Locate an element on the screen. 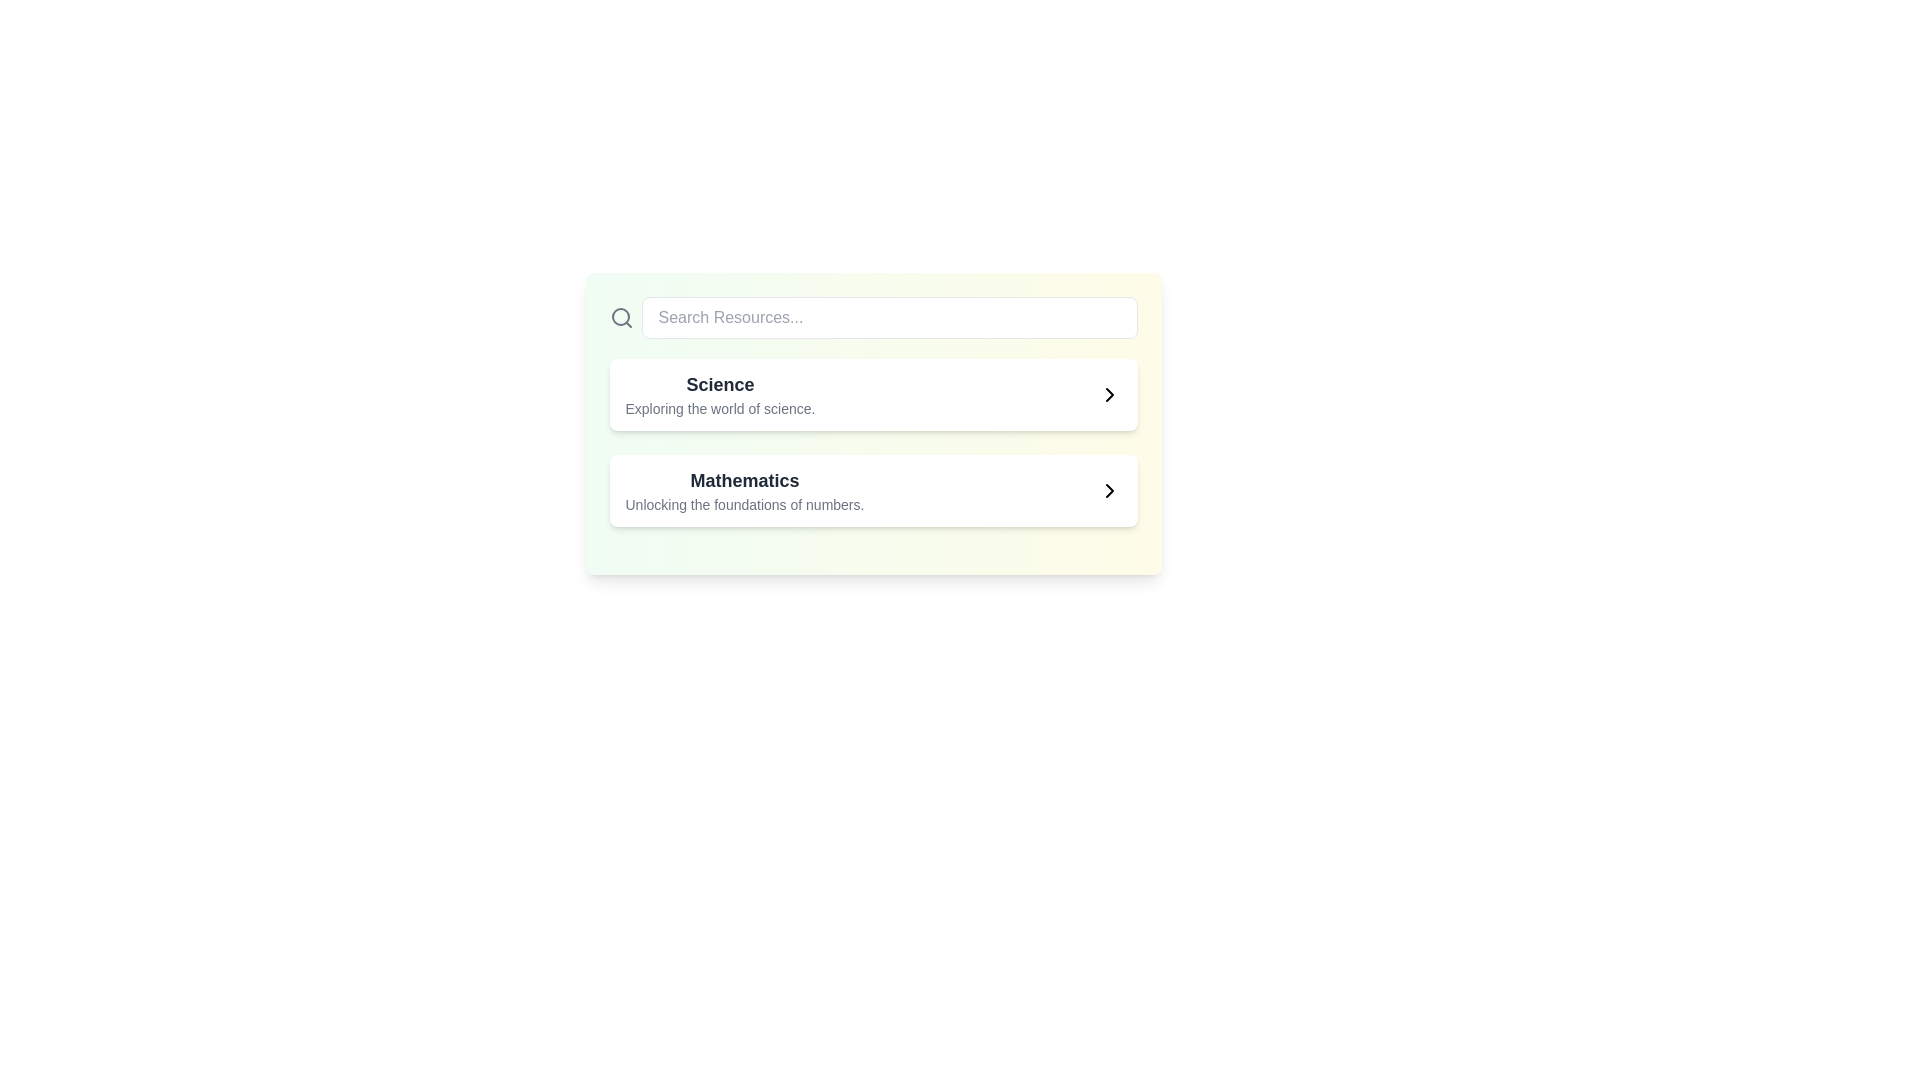 The height and width of the screenshot is (1080, 1920). the Chevron icon located in the top-right corner of the 'Science' card is located at coordinates (1108, 394).